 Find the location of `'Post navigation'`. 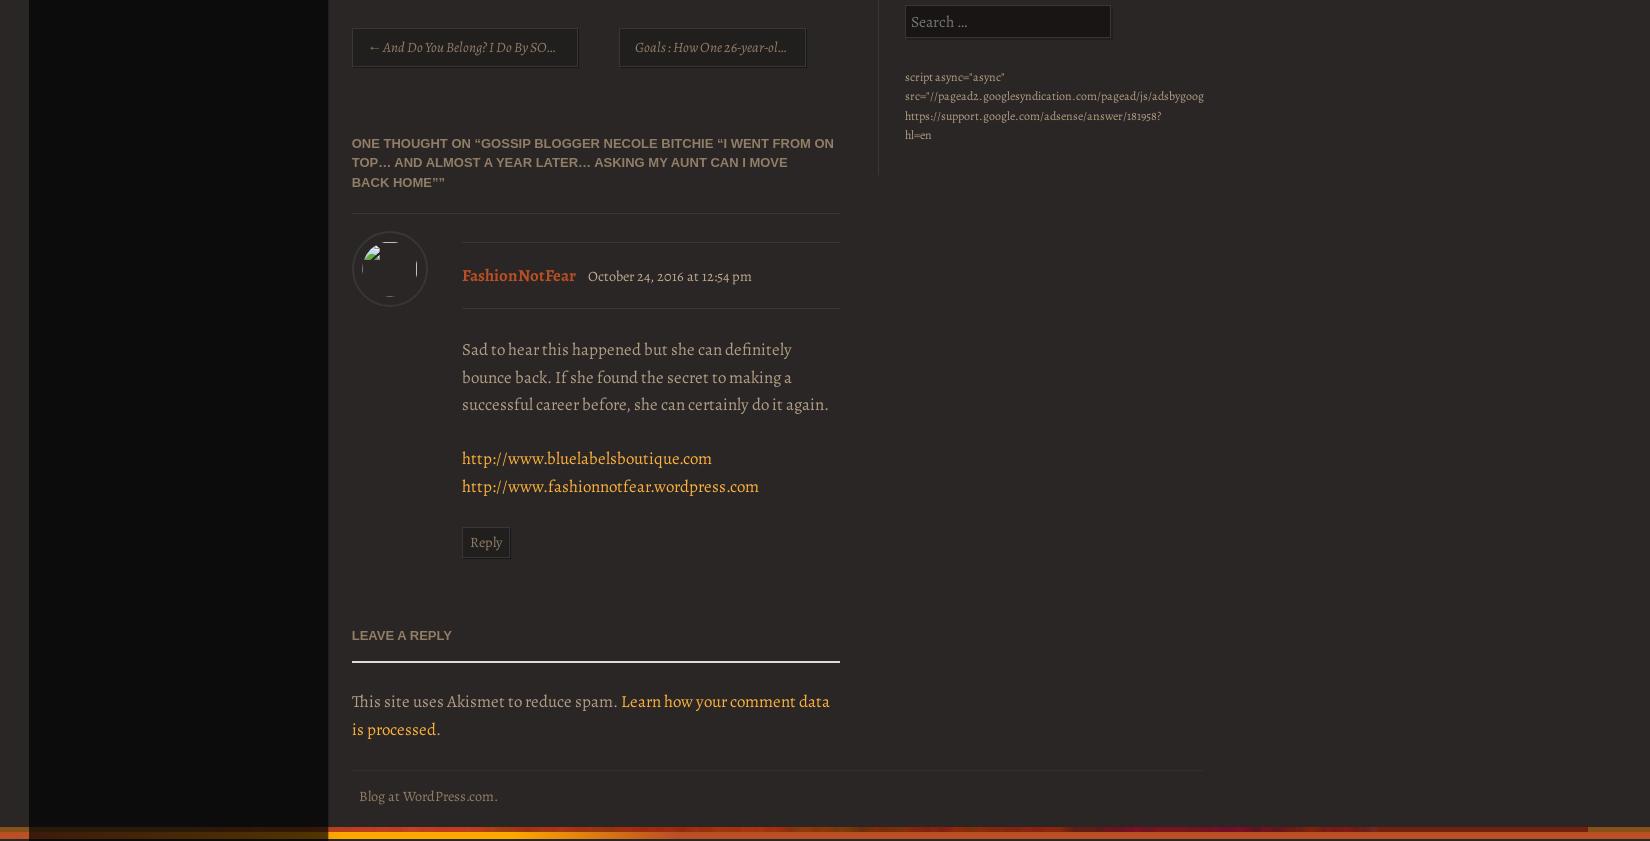

'Post navigation' is located at coordinates (403, 39).